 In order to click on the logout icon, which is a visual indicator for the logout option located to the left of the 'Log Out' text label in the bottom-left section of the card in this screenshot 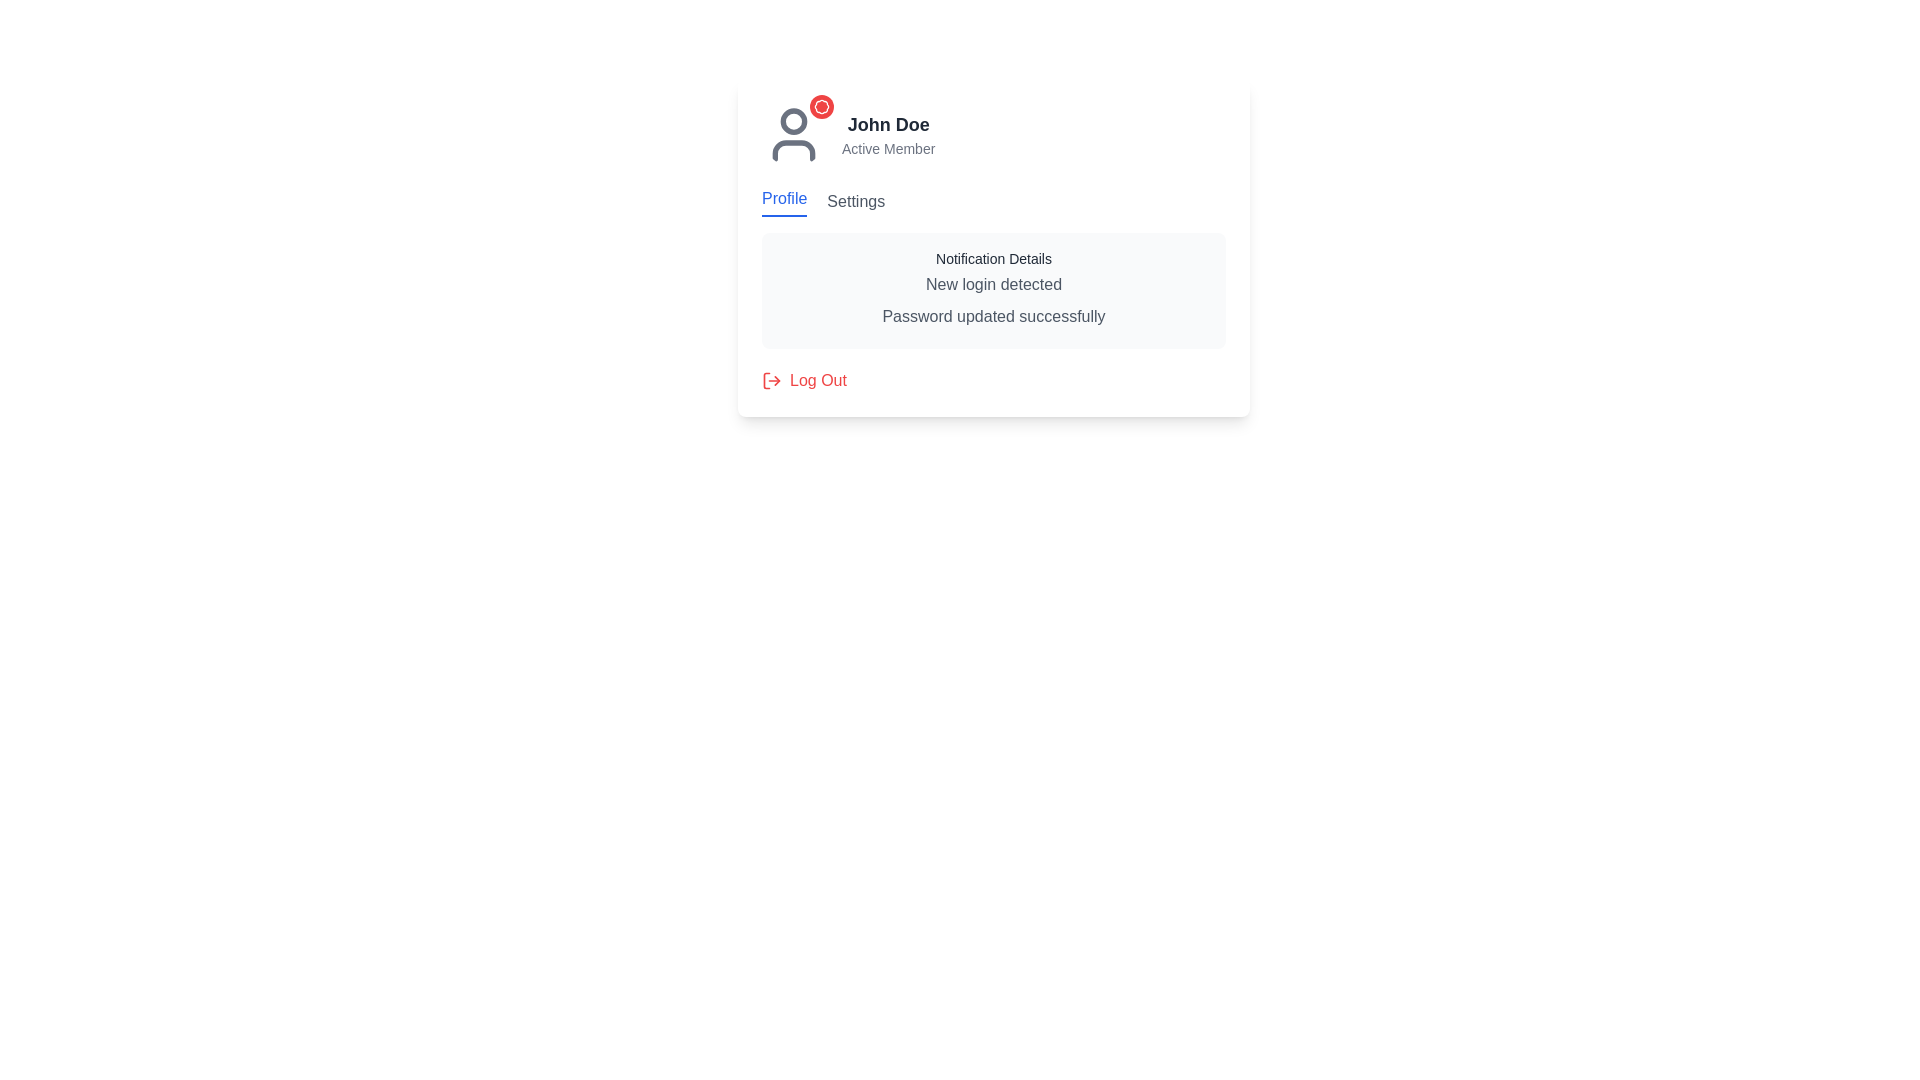, I will do `click(771, 381)`.